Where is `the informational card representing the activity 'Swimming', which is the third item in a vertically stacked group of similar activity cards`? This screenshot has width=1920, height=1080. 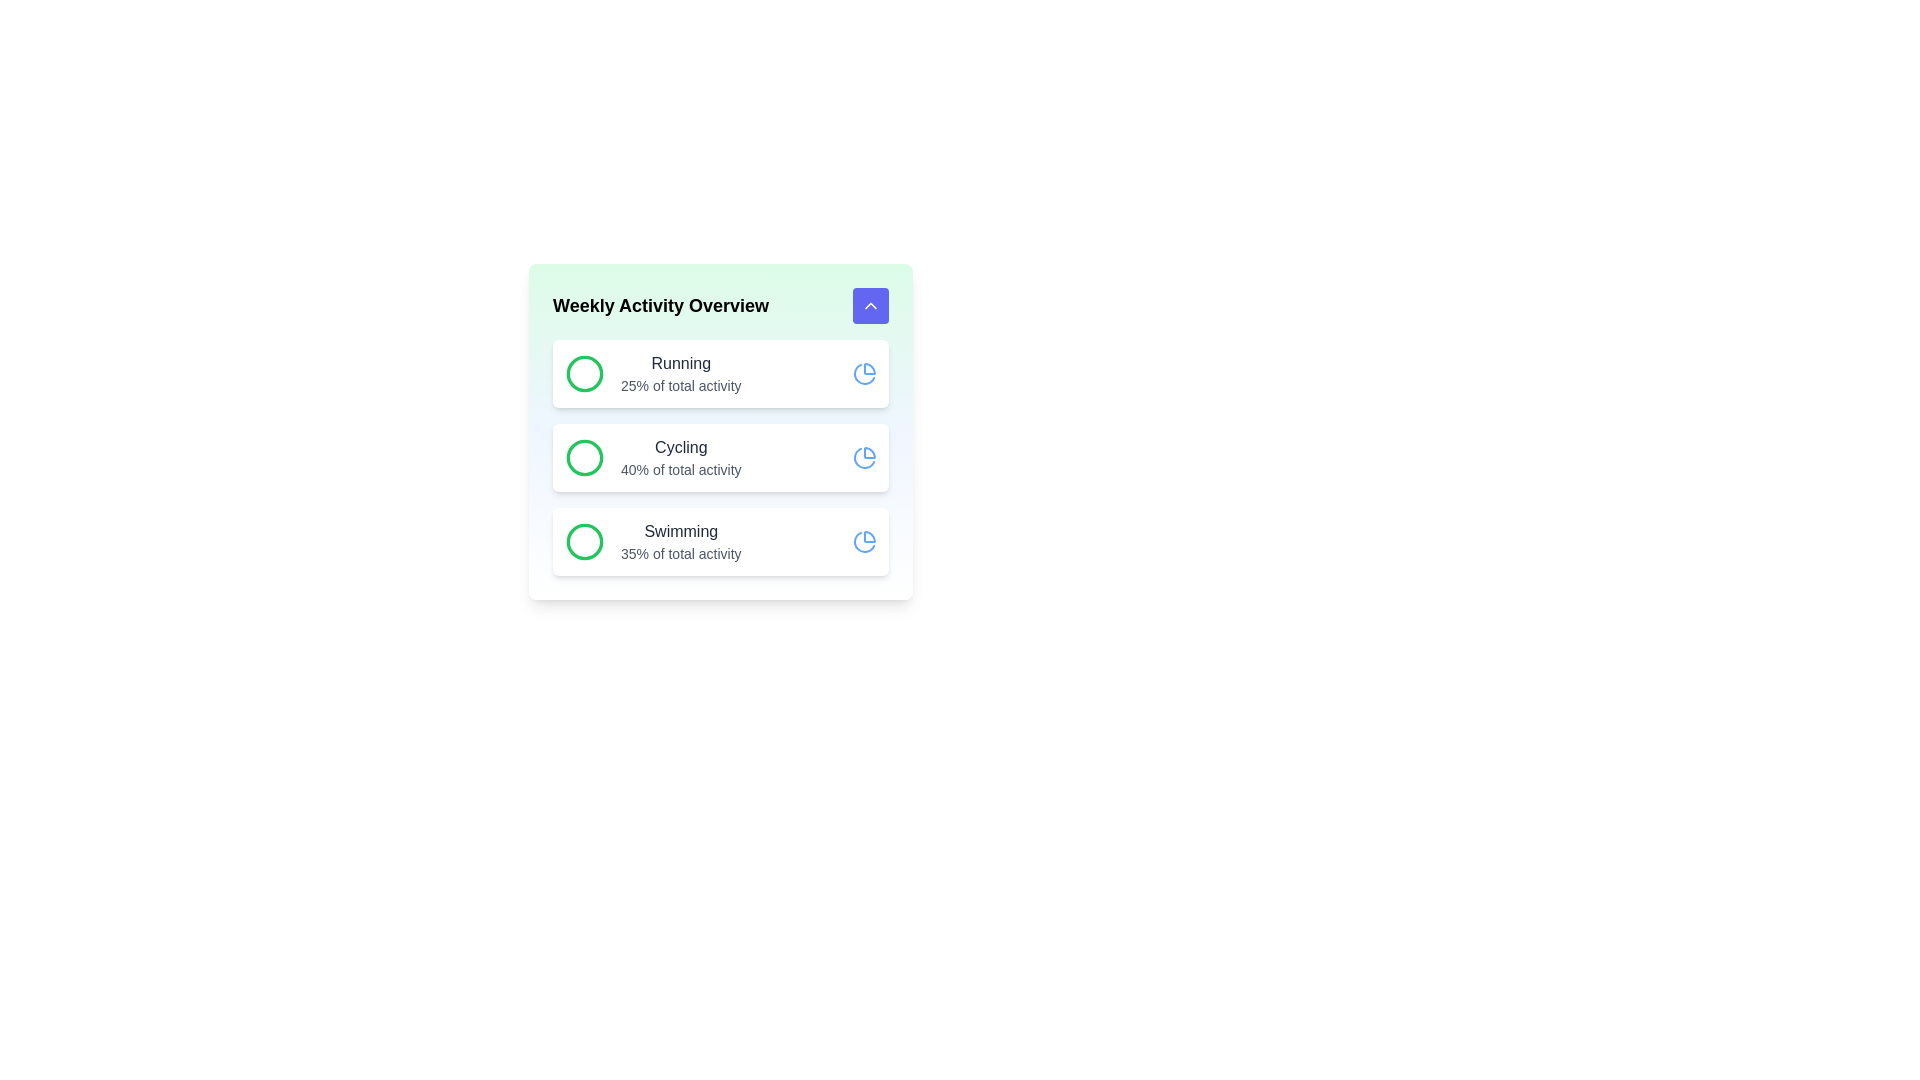
the informational card representing the activity 'Swimming', which is the third item in a vertically stacked group of similar activity cards is located at coordinates (720, 542).